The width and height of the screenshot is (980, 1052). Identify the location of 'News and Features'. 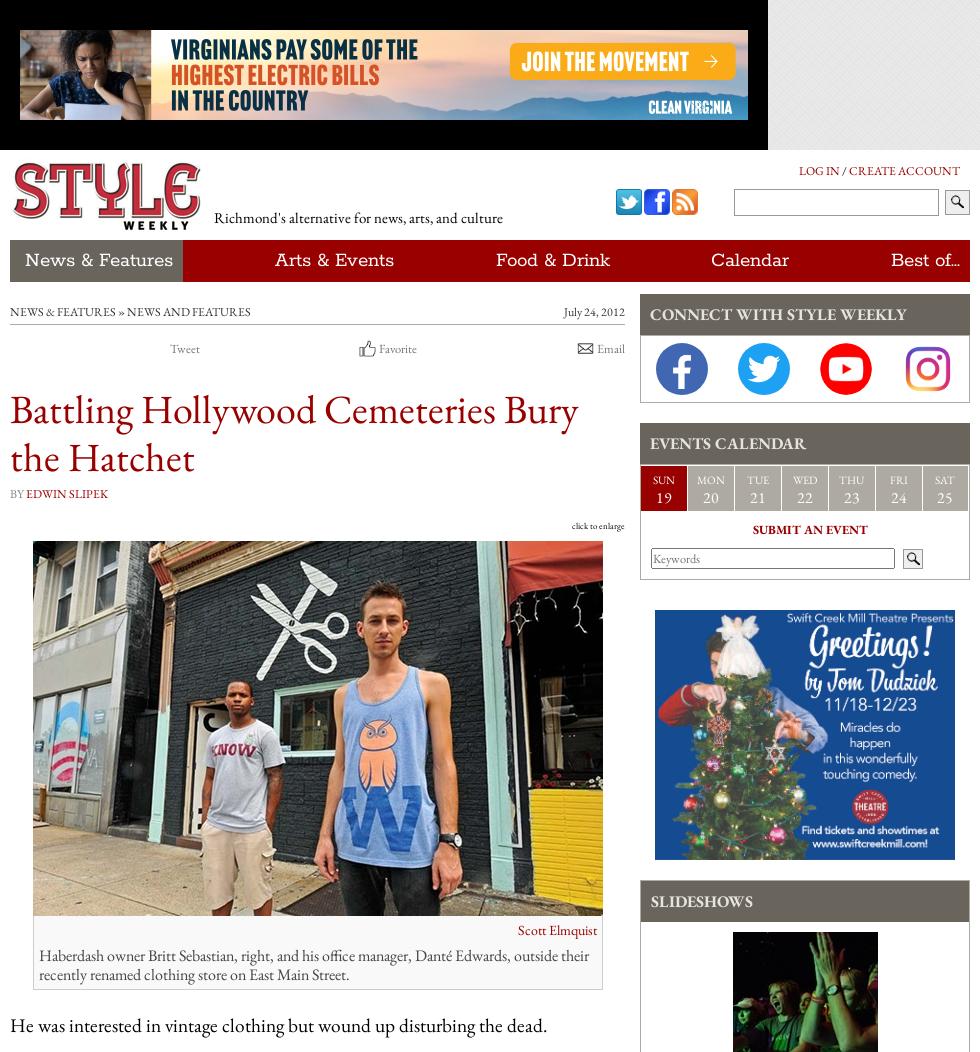
(189, 311).